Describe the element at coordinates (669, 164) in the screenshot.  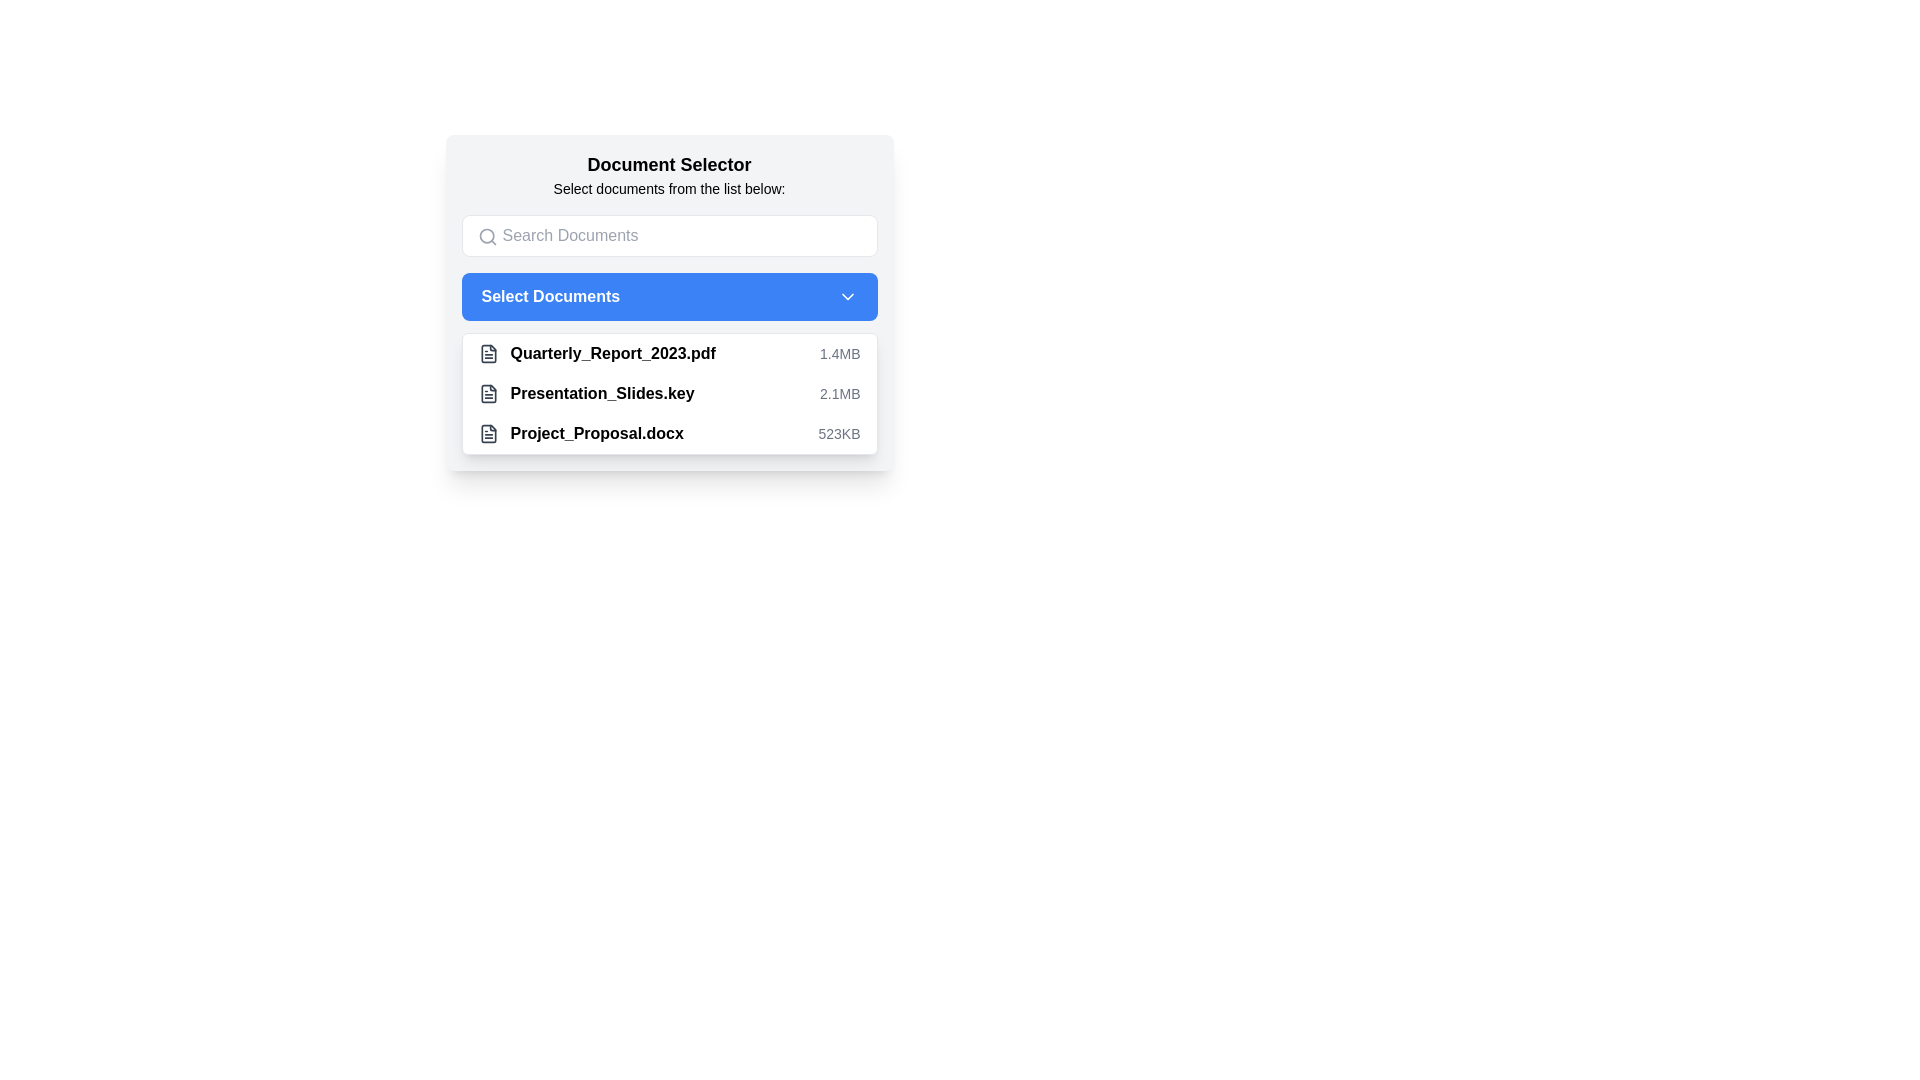
I see `label 'Document Selector' which is a bold and large text element prominently located at the top of the document selection interface` at that location.